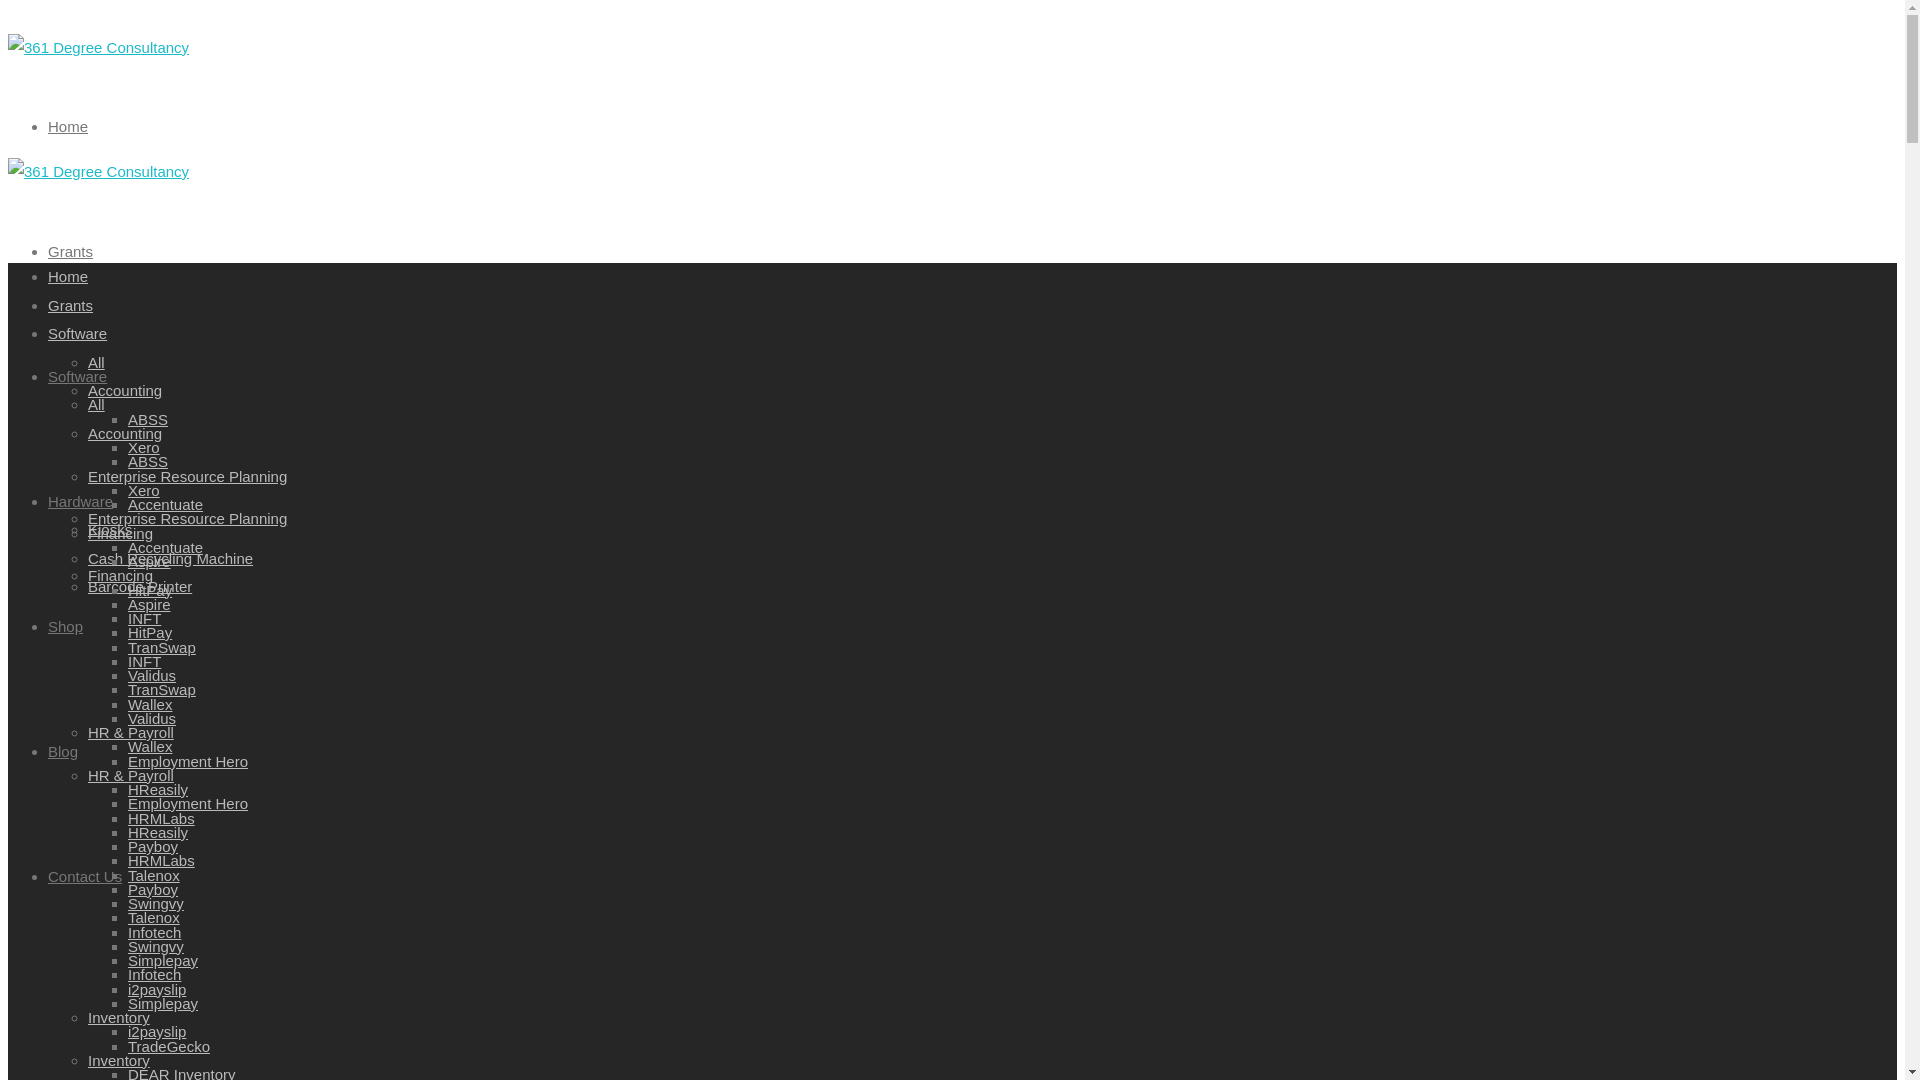 The width and height of the screenshot is (1920, 1080). I want to click on 'HRMLabs', so click(161, 859).